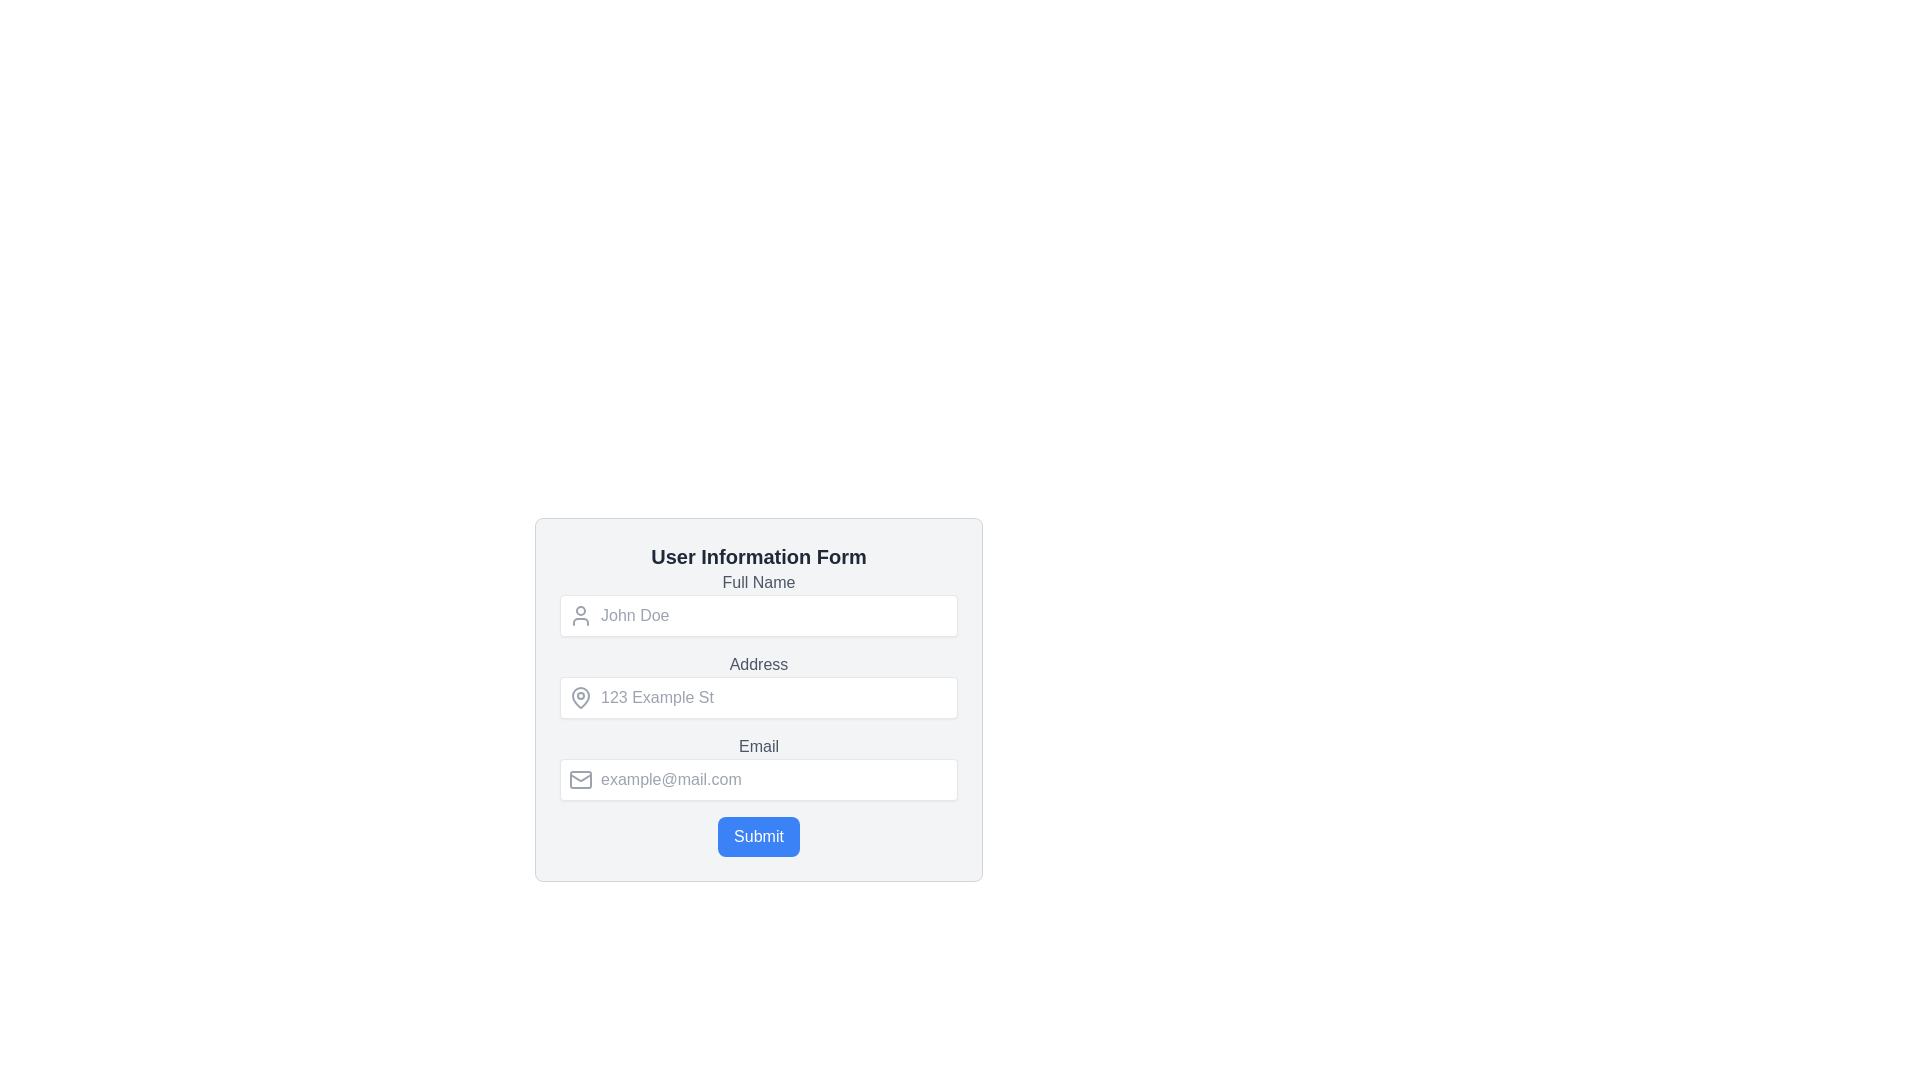 This screenshot has width=1920, height=1080. Describe the element at coordinates (579, 615) in the screenshot. I see `the user profile icon, which is a minimalist gray circular head with a semicircular body, located to the left of the text entry field labeled 'John Doe'` at that location.